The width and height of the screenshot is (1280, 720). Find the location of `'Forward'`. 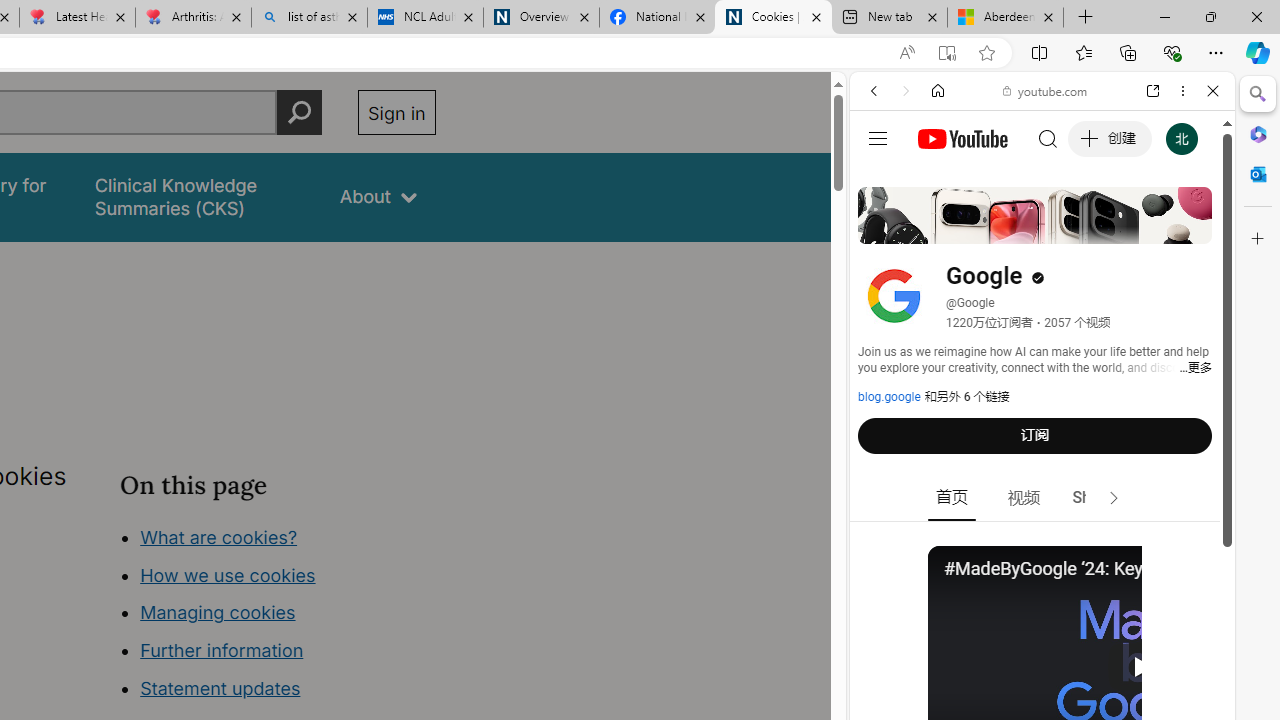

'Forward' is located at coordinates (905, 91).